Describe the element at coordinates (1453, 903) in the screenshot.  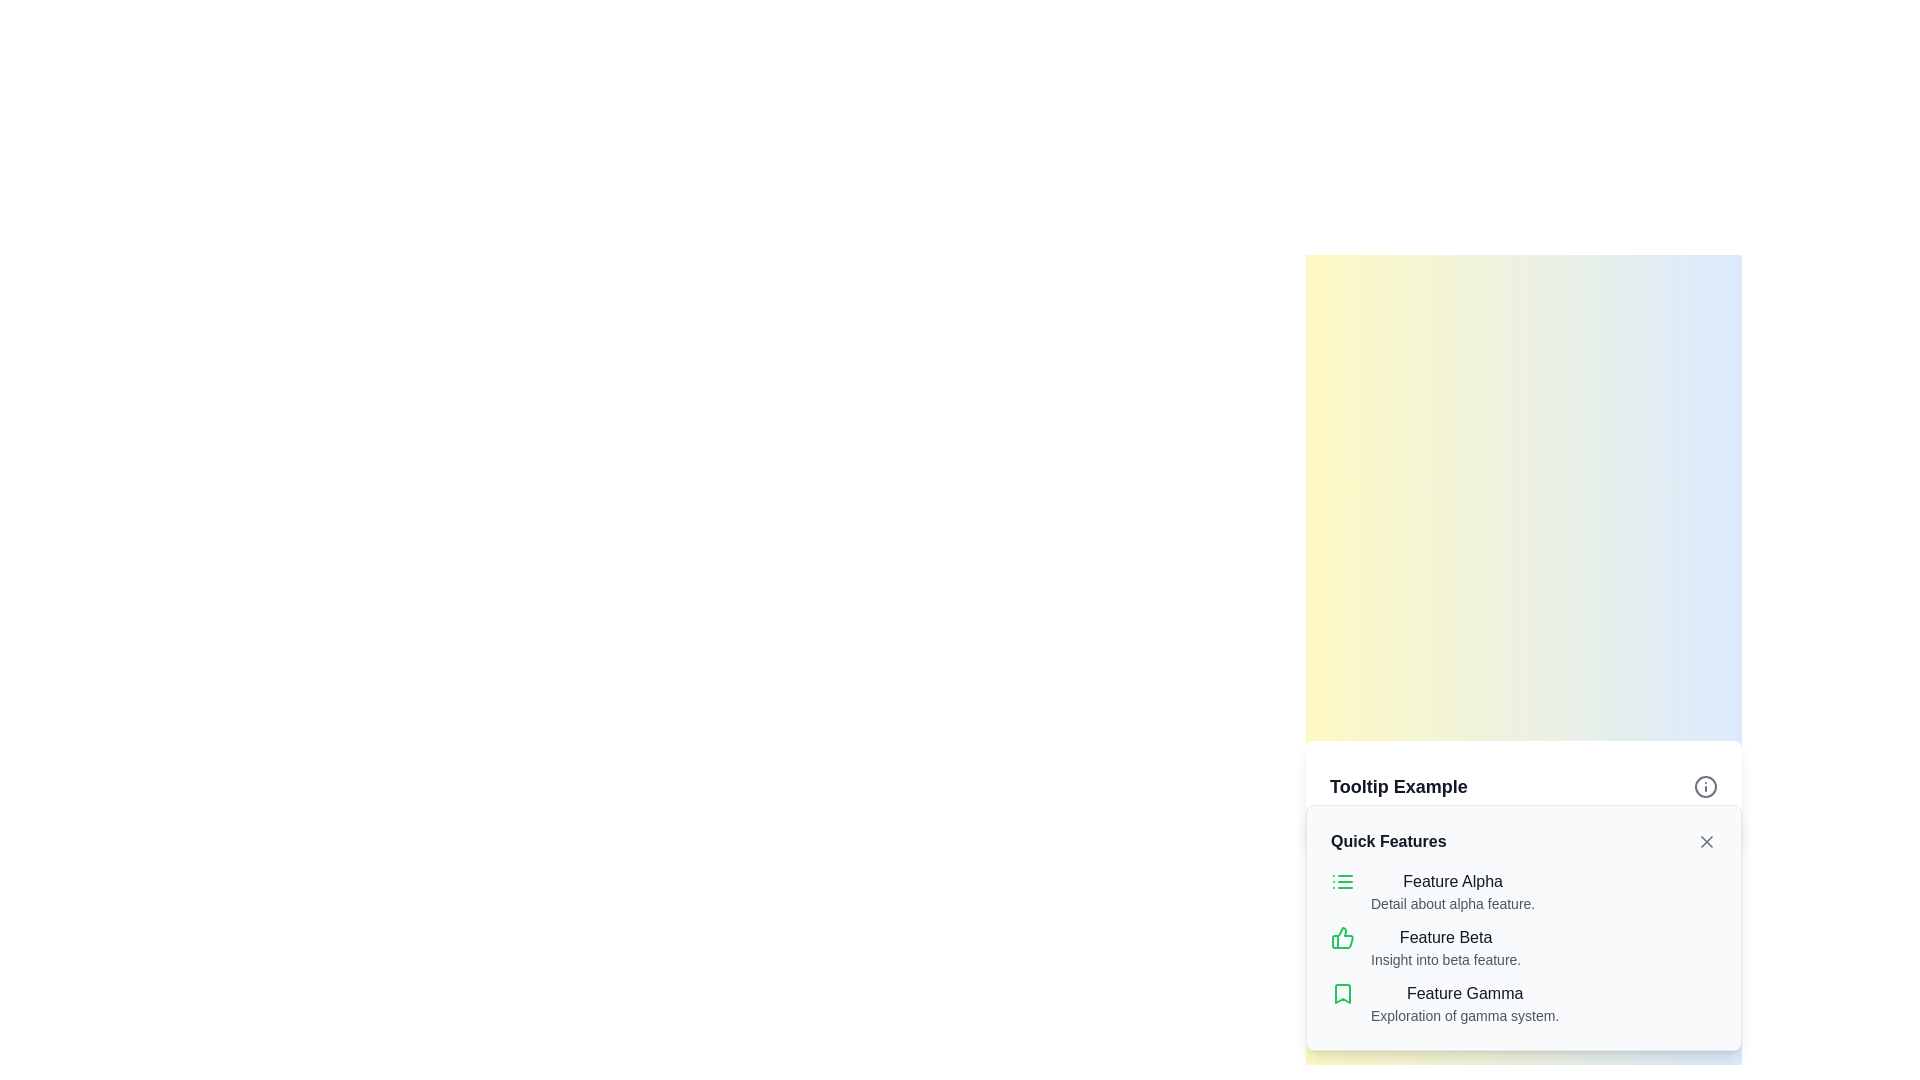
I see `the informative label that reads 'Detail about alpha feature', which is styled in smaller gray font and positioned directly below 'Feature Alpha' in the 'Quick Features' section` at that location.